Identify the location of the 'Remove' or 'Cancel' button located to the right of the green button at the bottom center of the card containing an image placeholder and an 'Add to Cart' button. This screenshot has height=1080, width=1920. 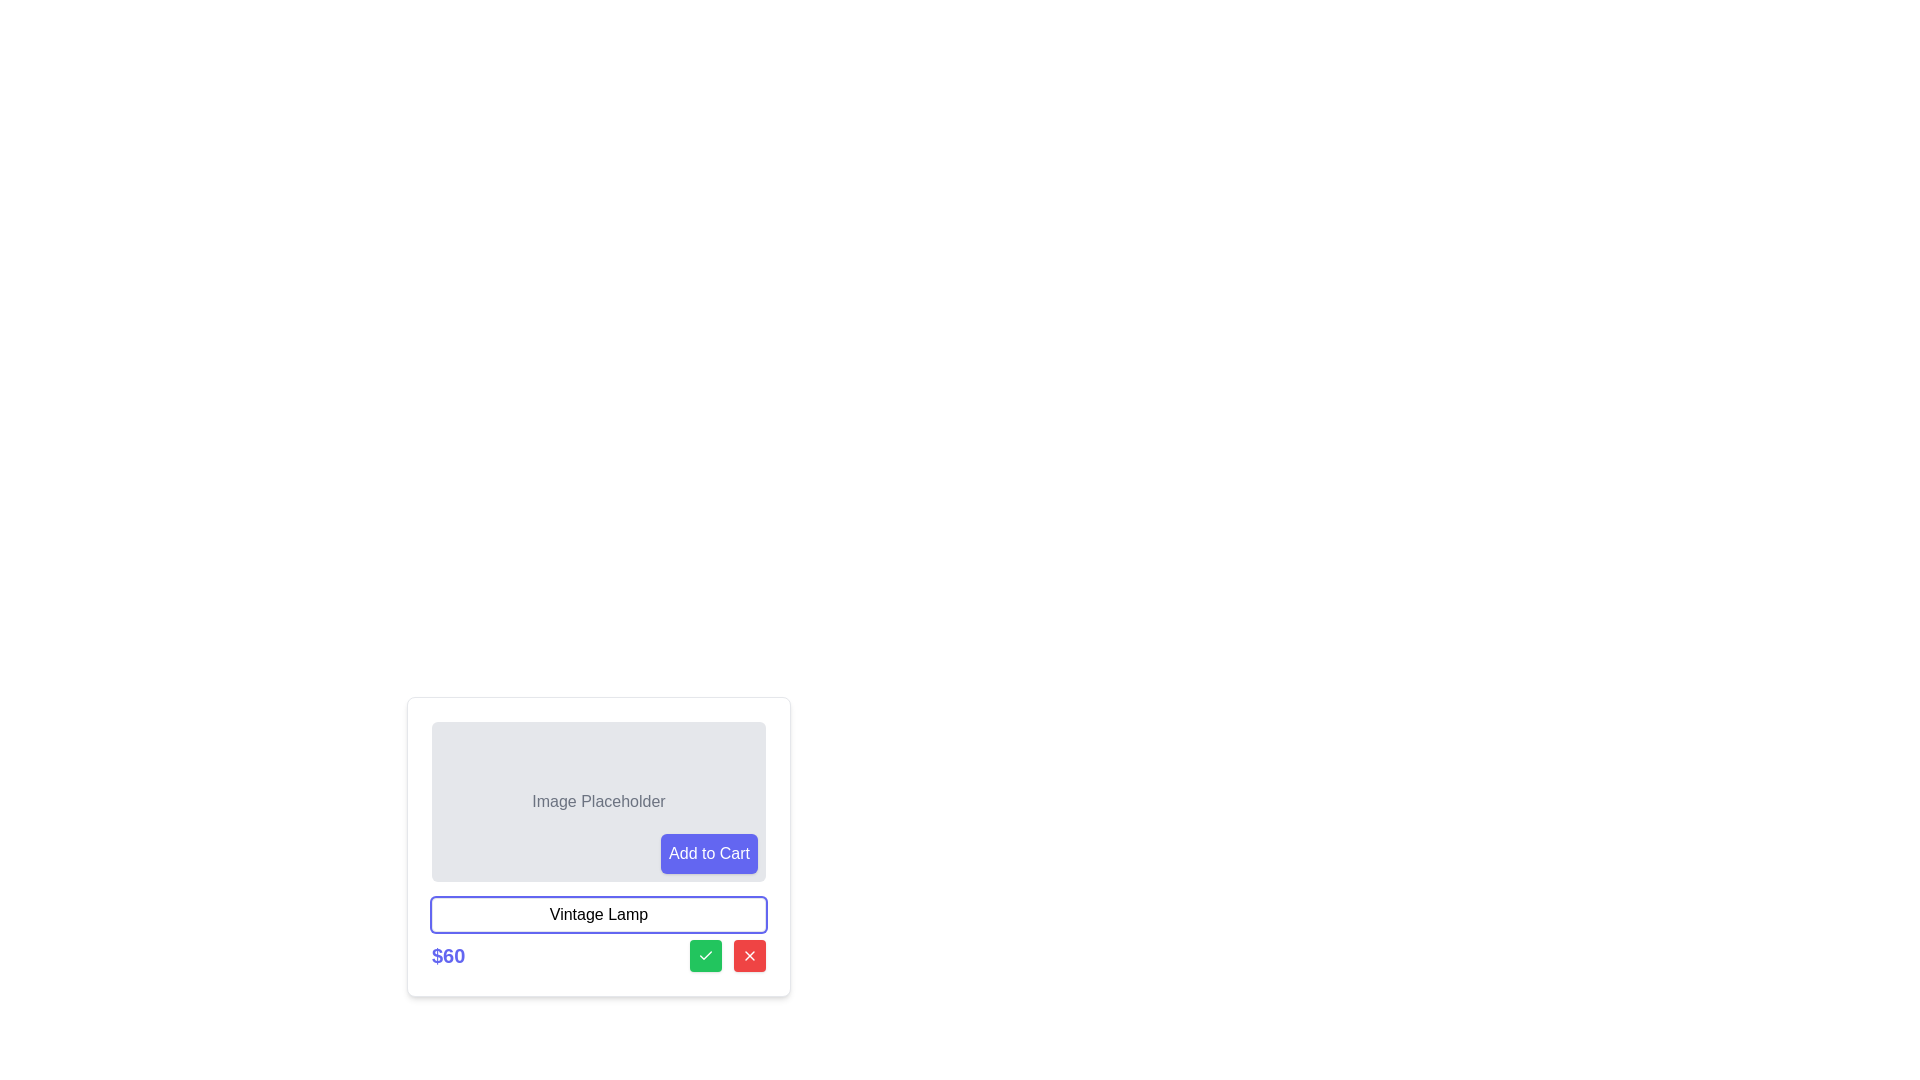
(748, 955).